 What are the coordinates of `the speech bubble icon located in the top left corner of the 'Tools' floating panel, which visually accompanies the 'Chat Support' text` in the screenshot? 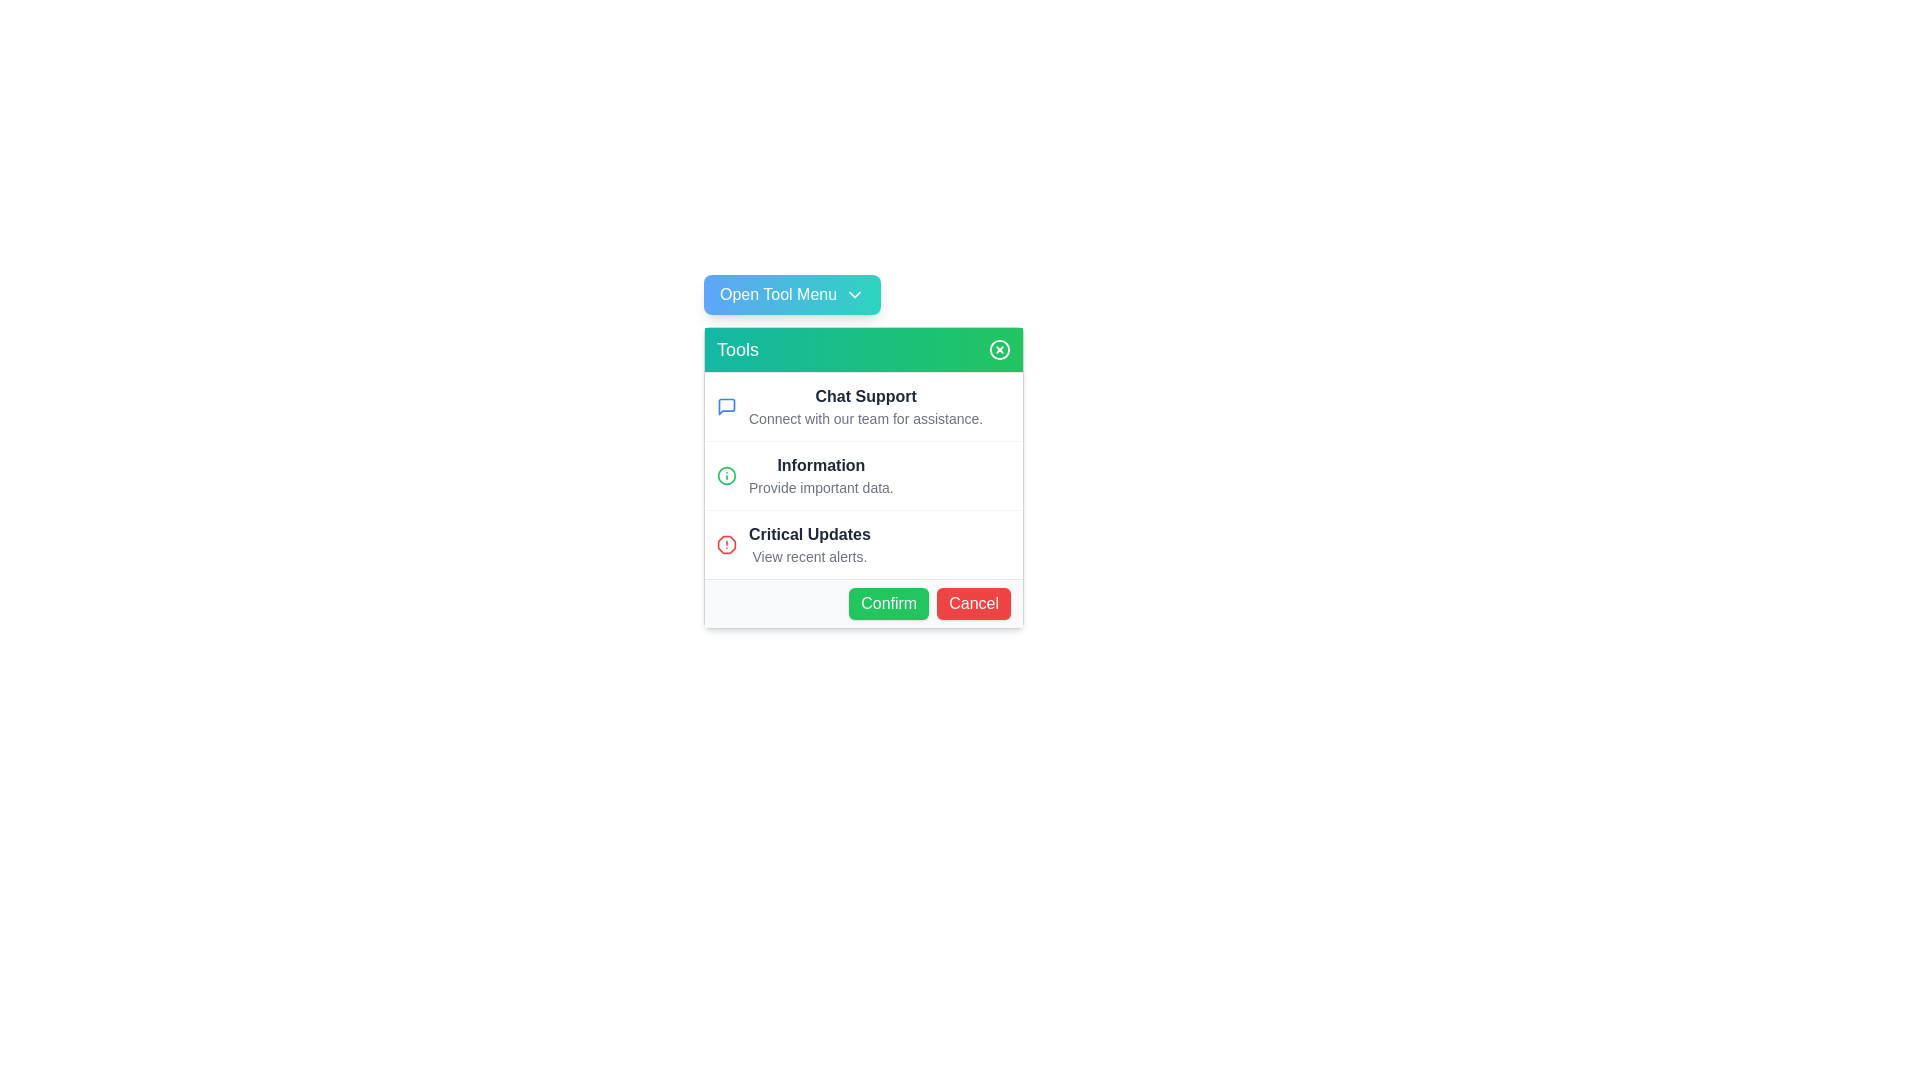 It's located at (725, 406).